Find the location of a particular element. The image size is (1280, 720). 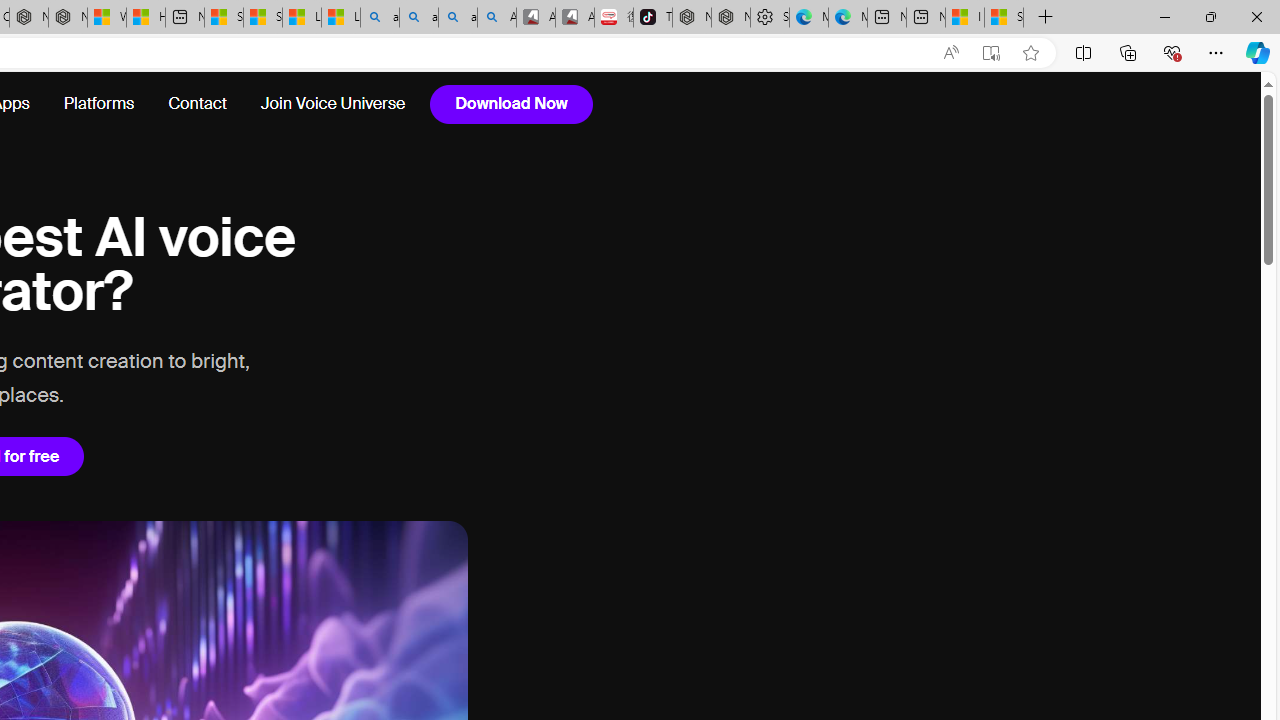

'Download Now' is located at coordinates (511, 104).